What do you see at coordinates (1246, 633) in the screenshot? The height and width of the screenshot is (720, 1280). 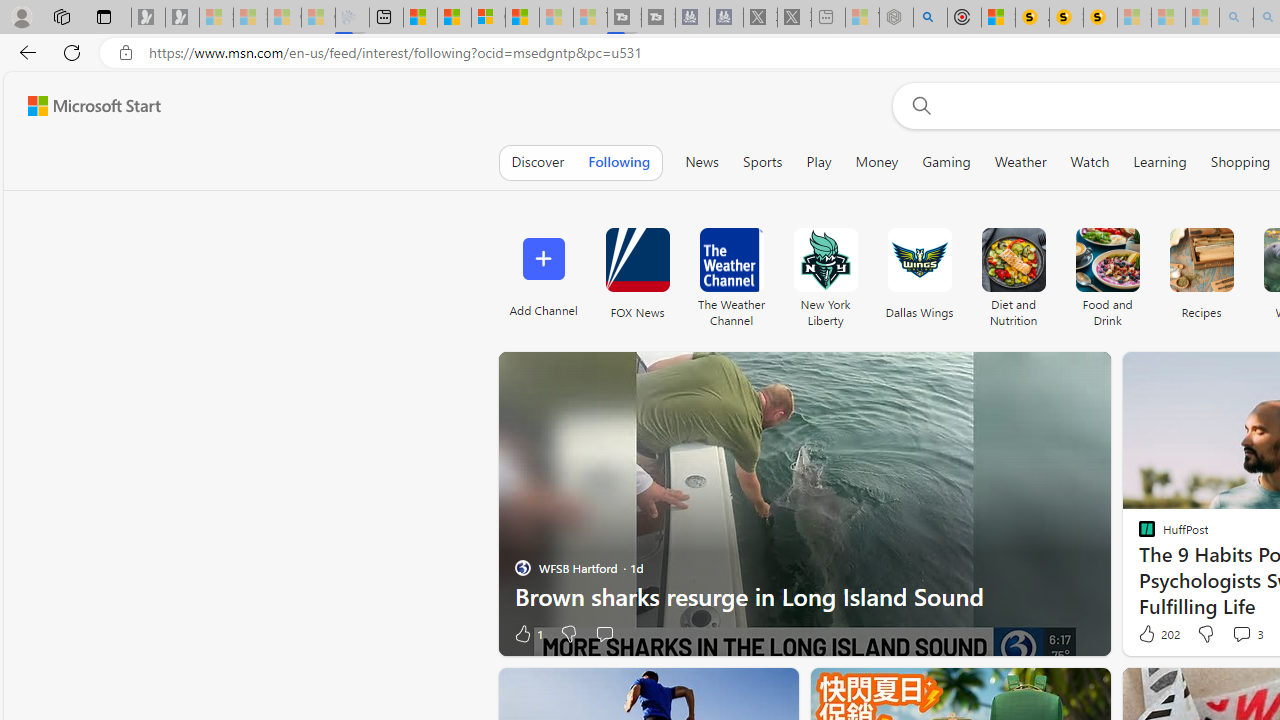 I see `'View comments 3 Comment'` at bounding box center [1246, 633].